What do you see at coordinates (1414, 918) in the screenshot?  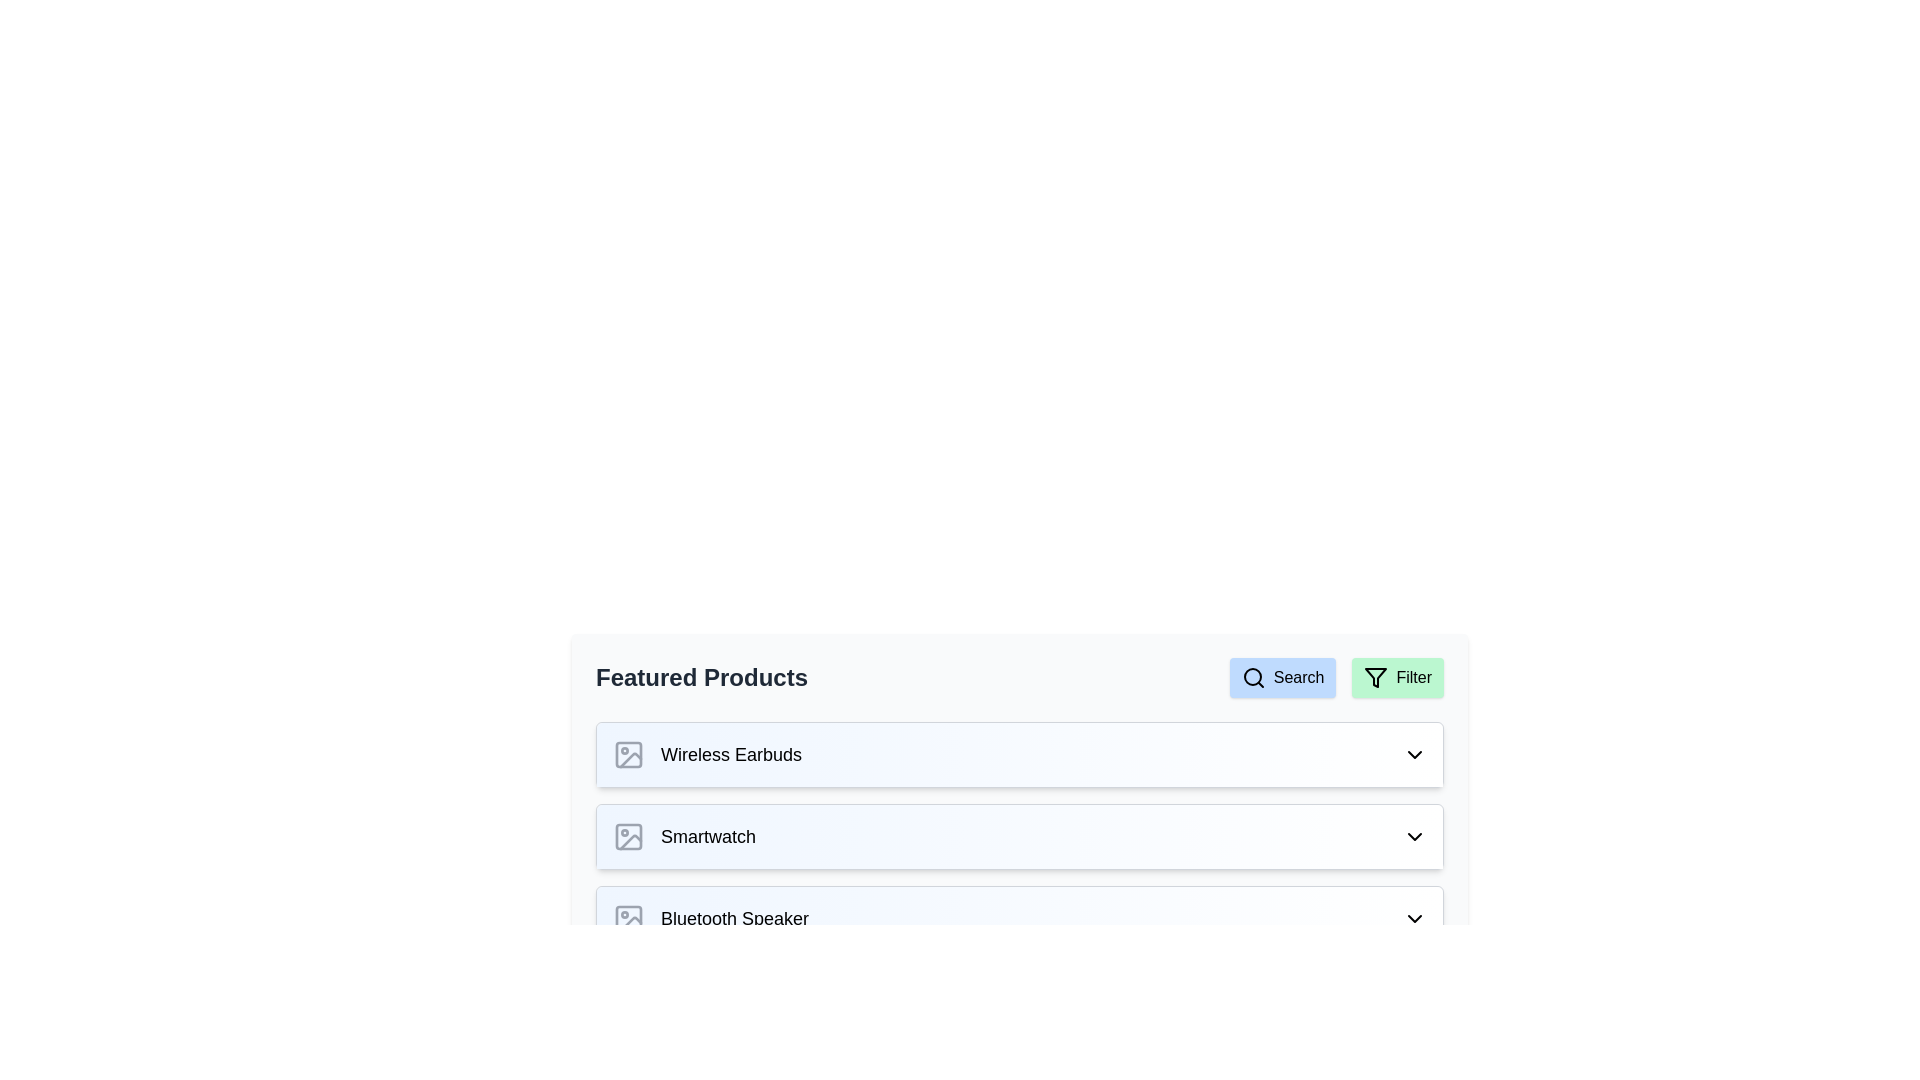 I see `the downward-pointing chevron icon located on the right-hand side of the 'Bluetooth Speaker' label` at bounding box center [1414, 918].